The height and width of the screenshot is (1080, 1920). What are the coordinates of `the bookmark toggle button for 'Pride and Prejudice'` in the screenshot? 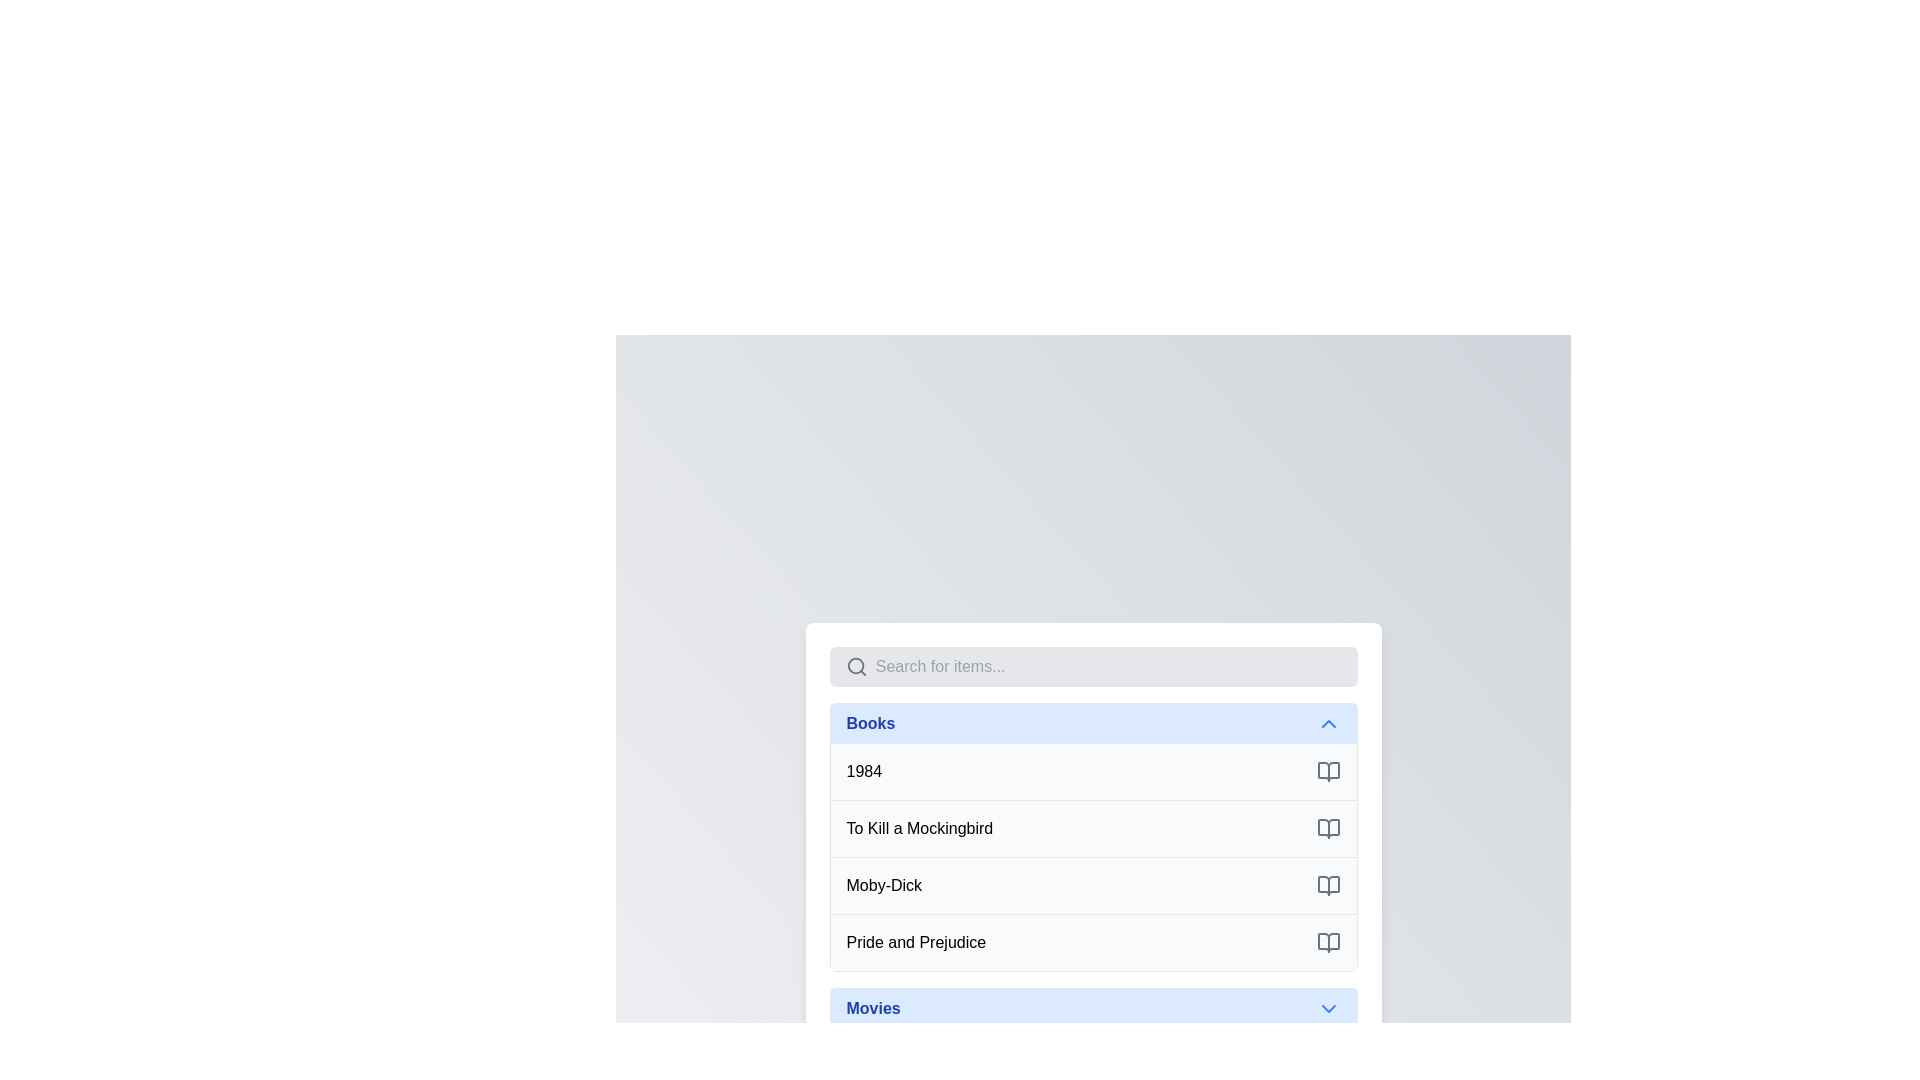 It's located at (1328, 942).